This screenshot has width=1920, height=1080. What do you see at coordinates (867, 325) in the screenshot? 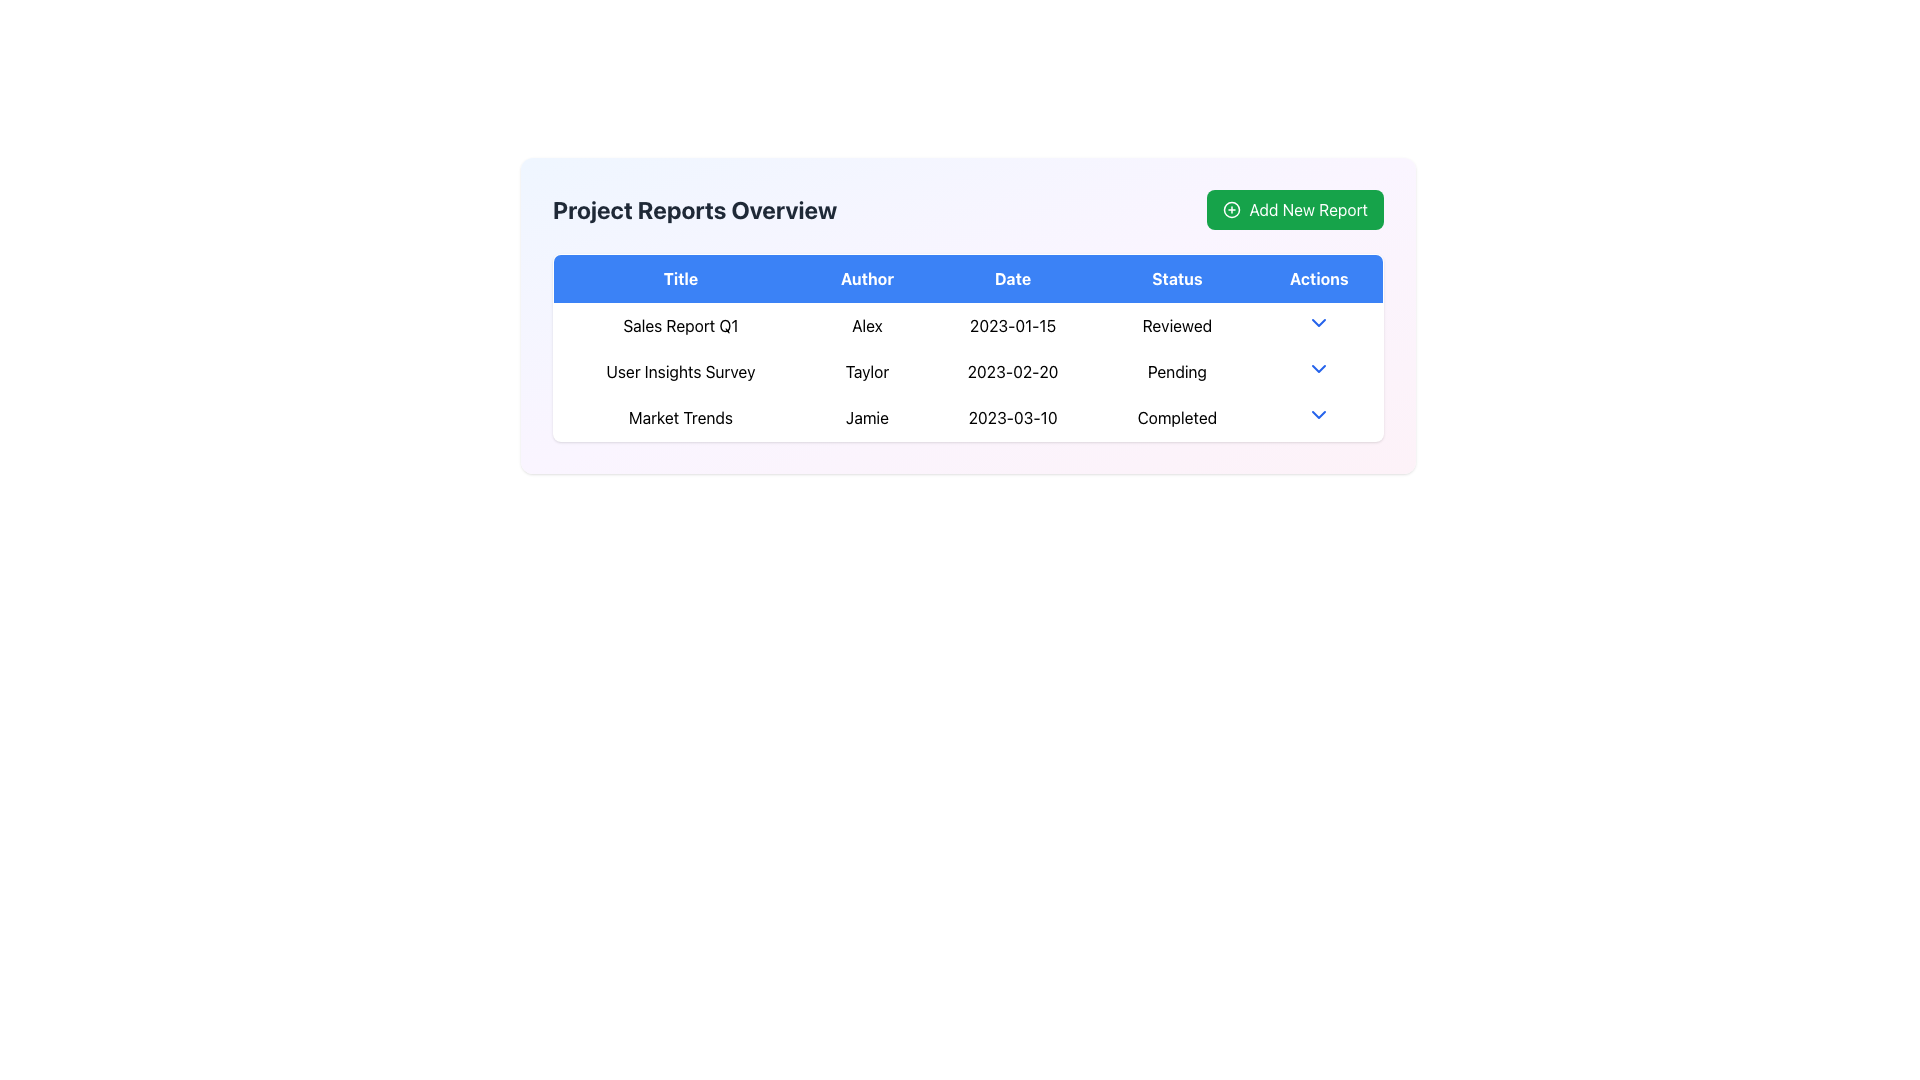
I see `text content of the text label displaying 'Alex', which is the second item in the row under the 'Author' column of the table-like structure` at bounding box center [867, 325].